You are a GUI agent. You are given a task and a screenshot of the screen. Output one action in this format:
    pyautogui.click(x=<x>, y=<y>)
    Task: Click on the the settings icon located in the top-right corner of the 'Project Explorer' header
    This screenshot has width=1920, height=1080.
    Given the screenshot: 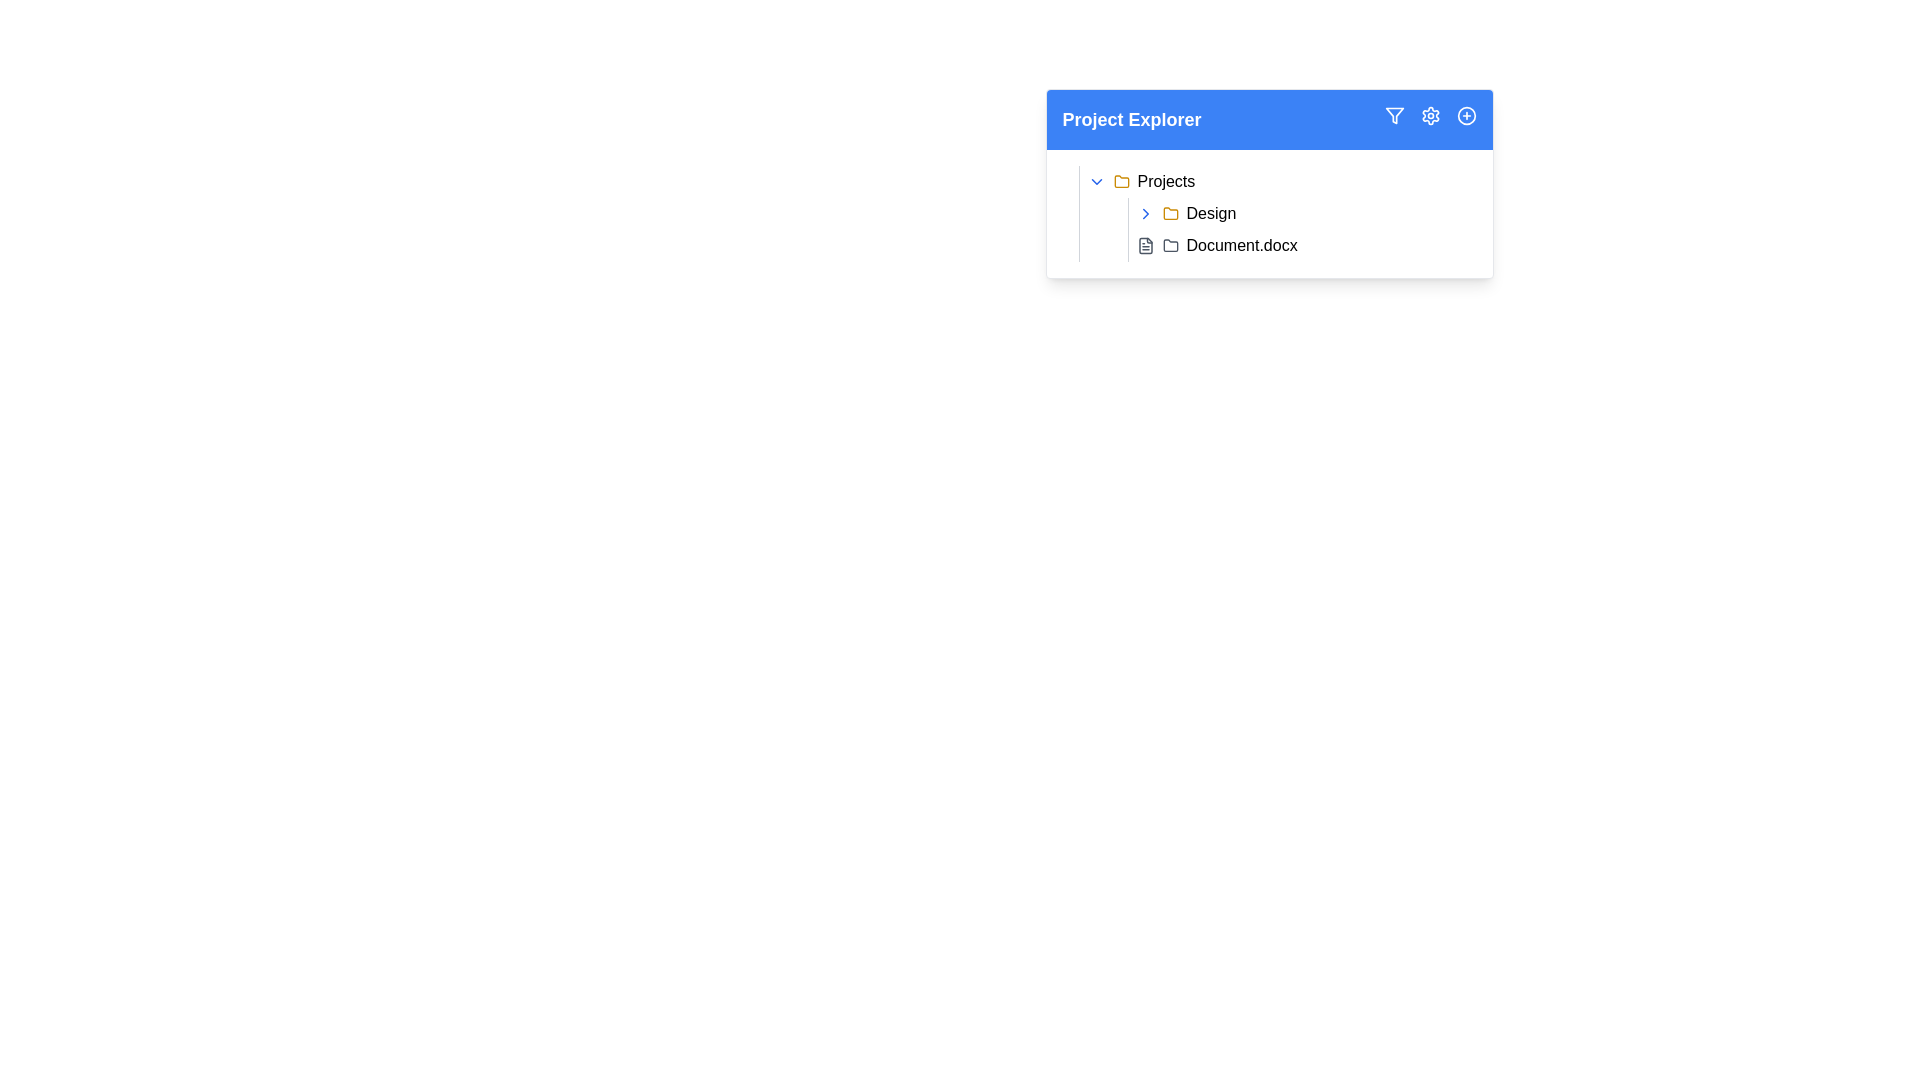 What is the action you would take?
    pyautogui.click(x=1429, y=119)
    